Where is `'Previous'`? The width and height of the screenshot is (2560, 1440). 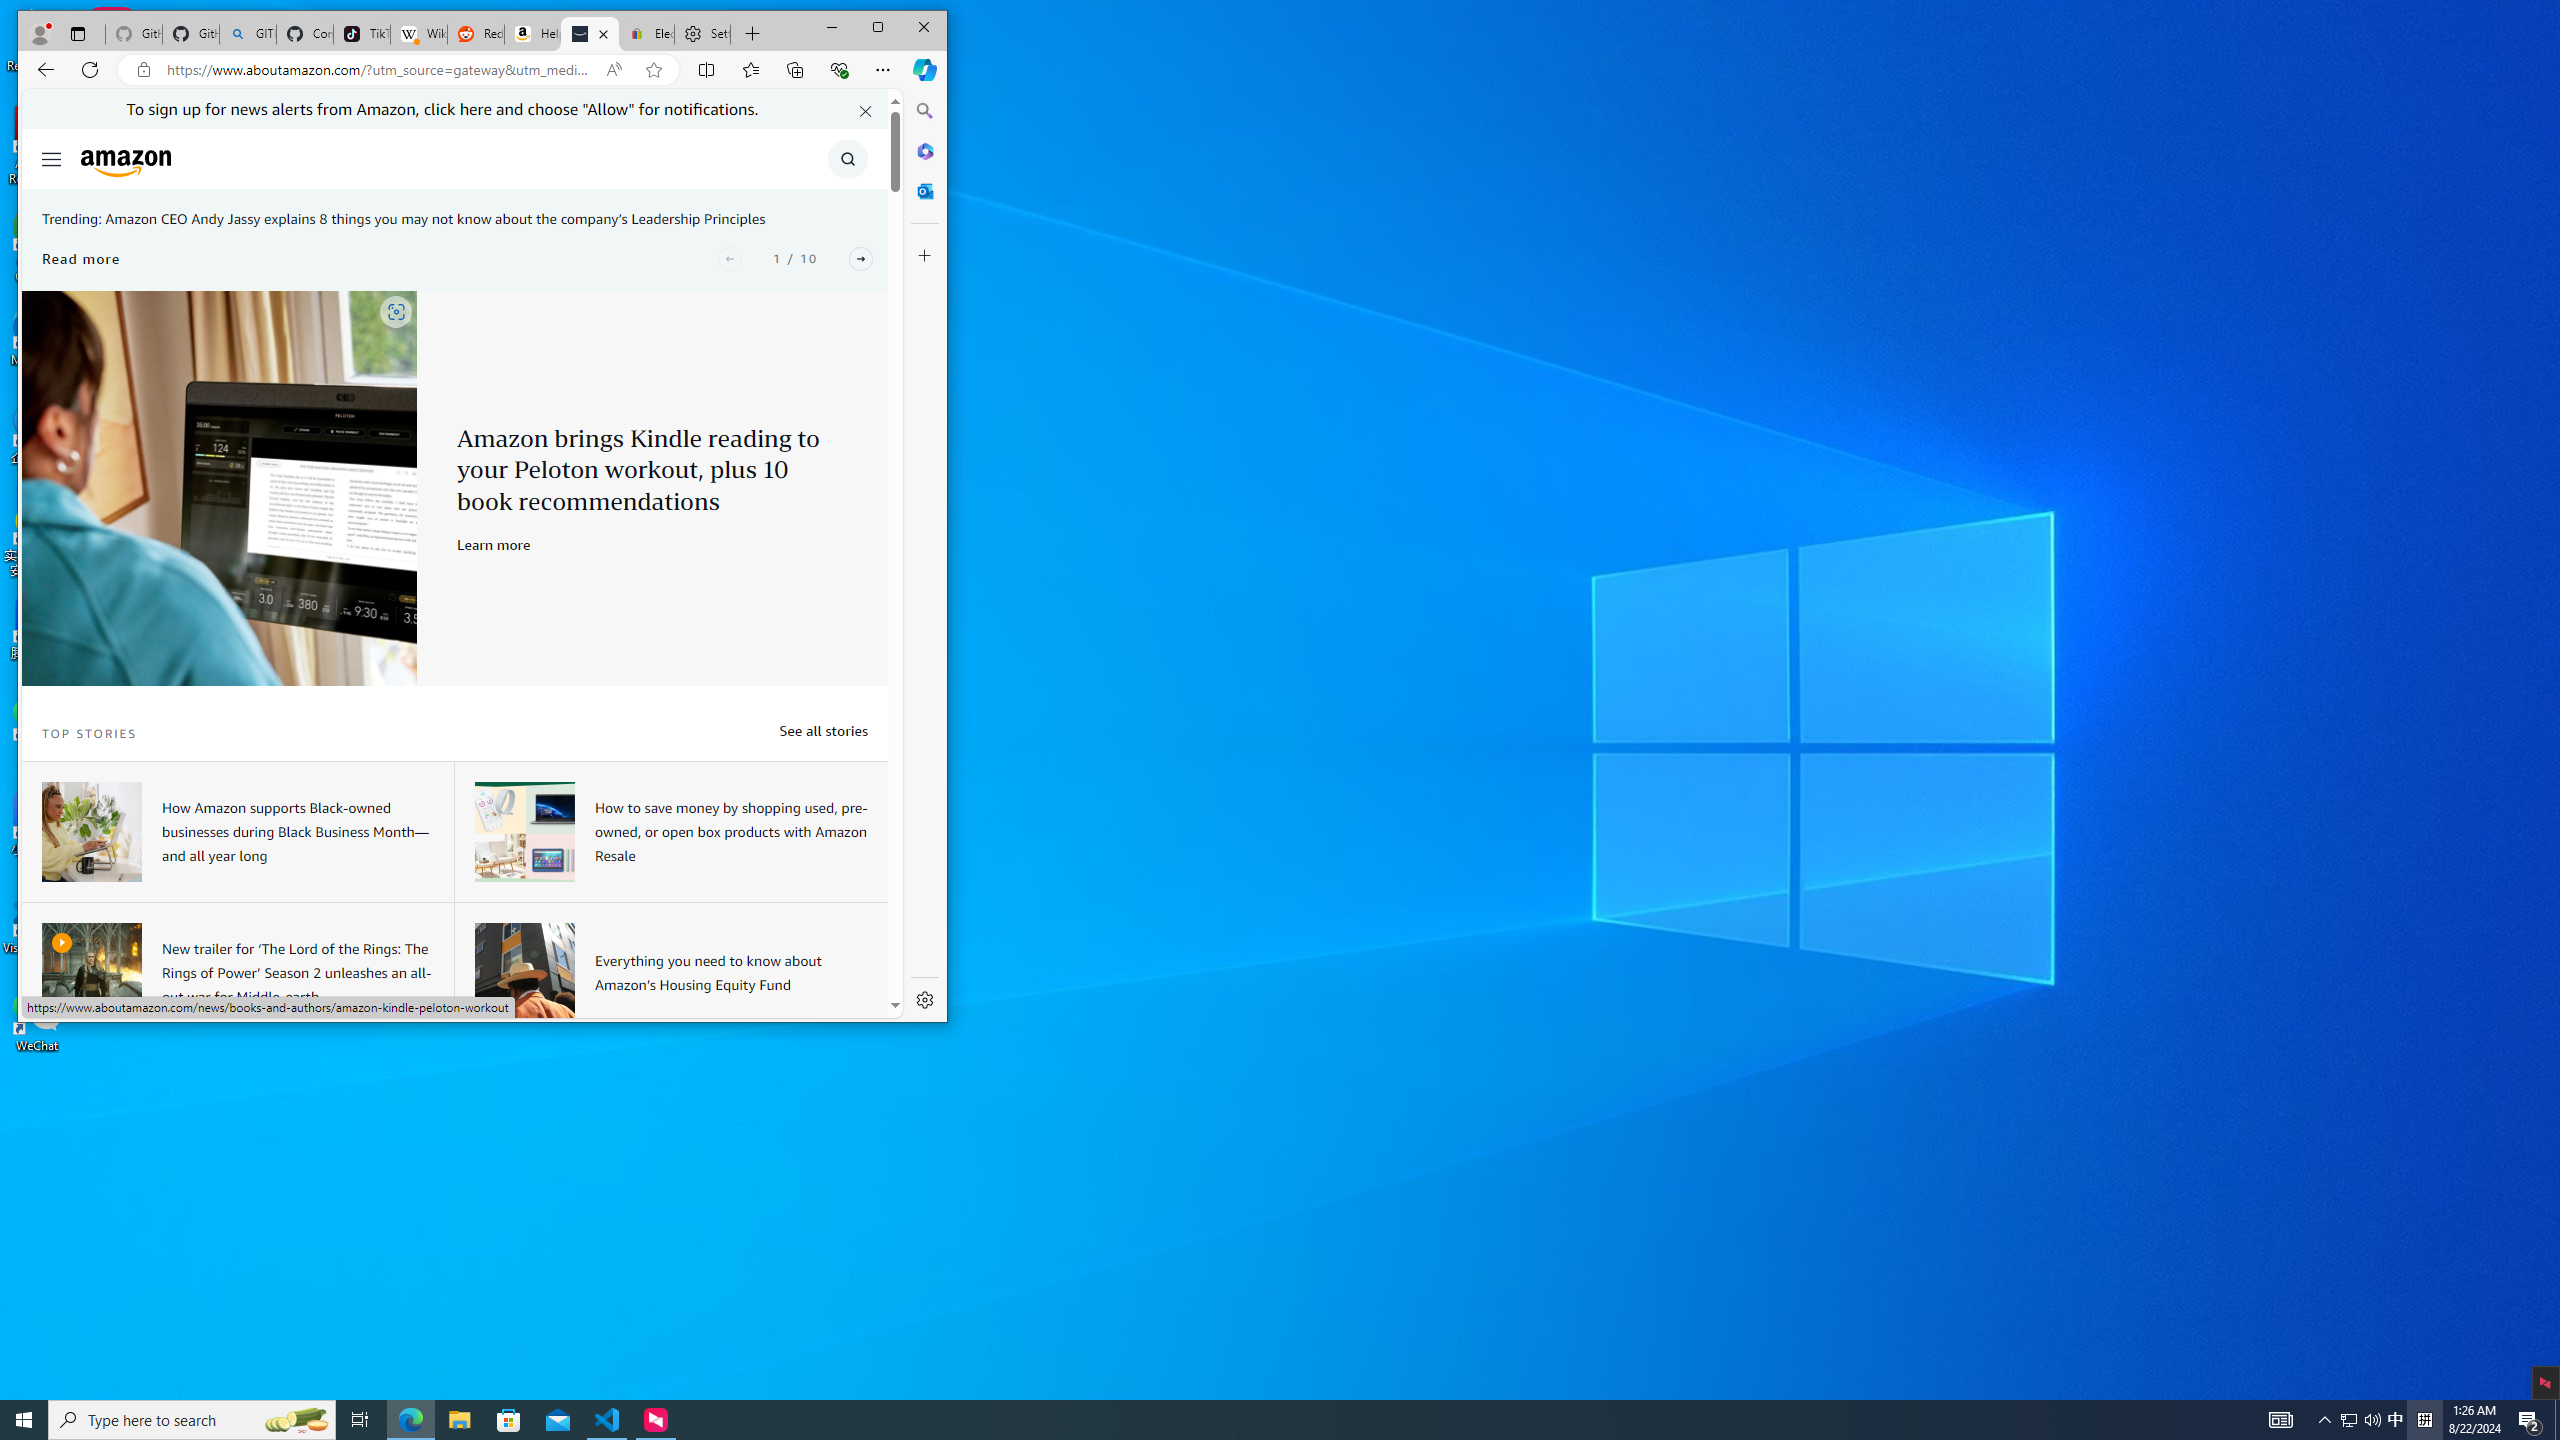
'Previous' is located at coordinates (729, 258).